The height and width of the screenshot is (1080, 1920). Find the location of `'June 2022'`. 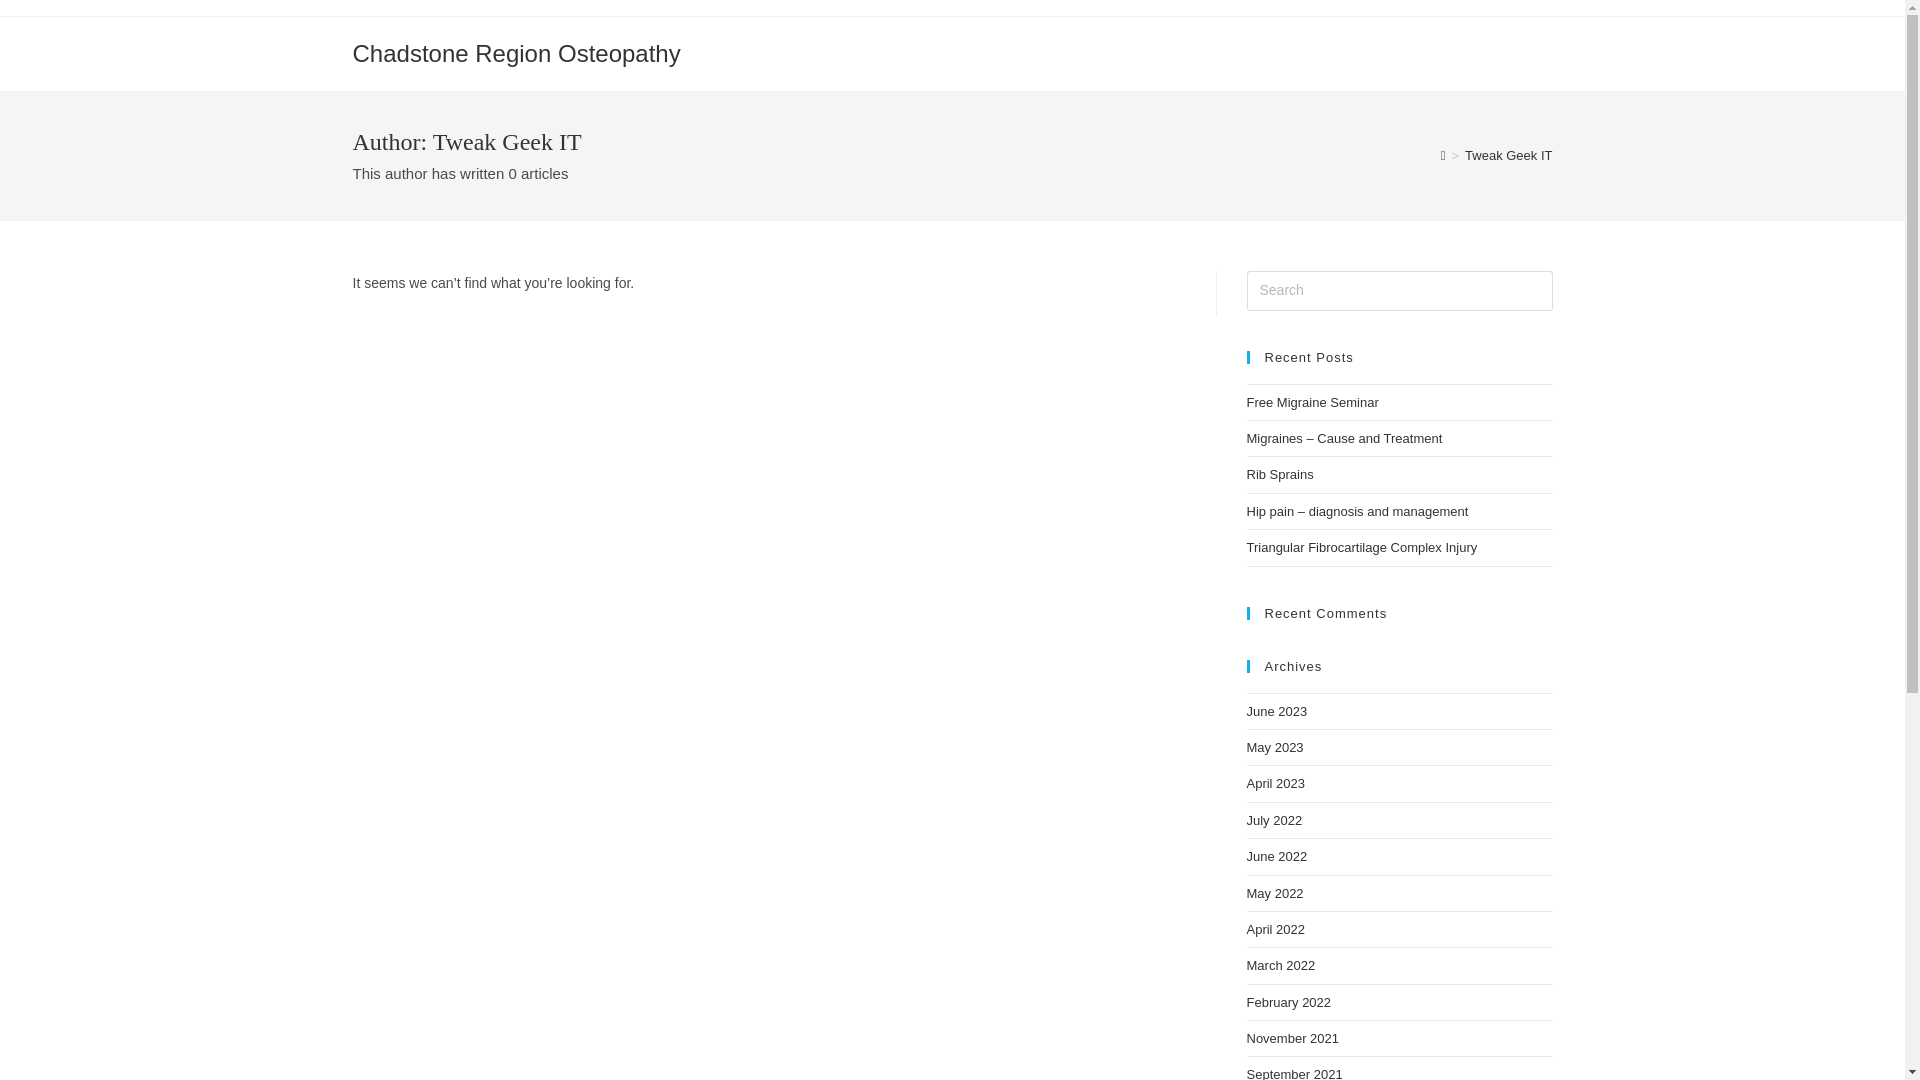

'June 2022' is located at coordinates (1275, 855).